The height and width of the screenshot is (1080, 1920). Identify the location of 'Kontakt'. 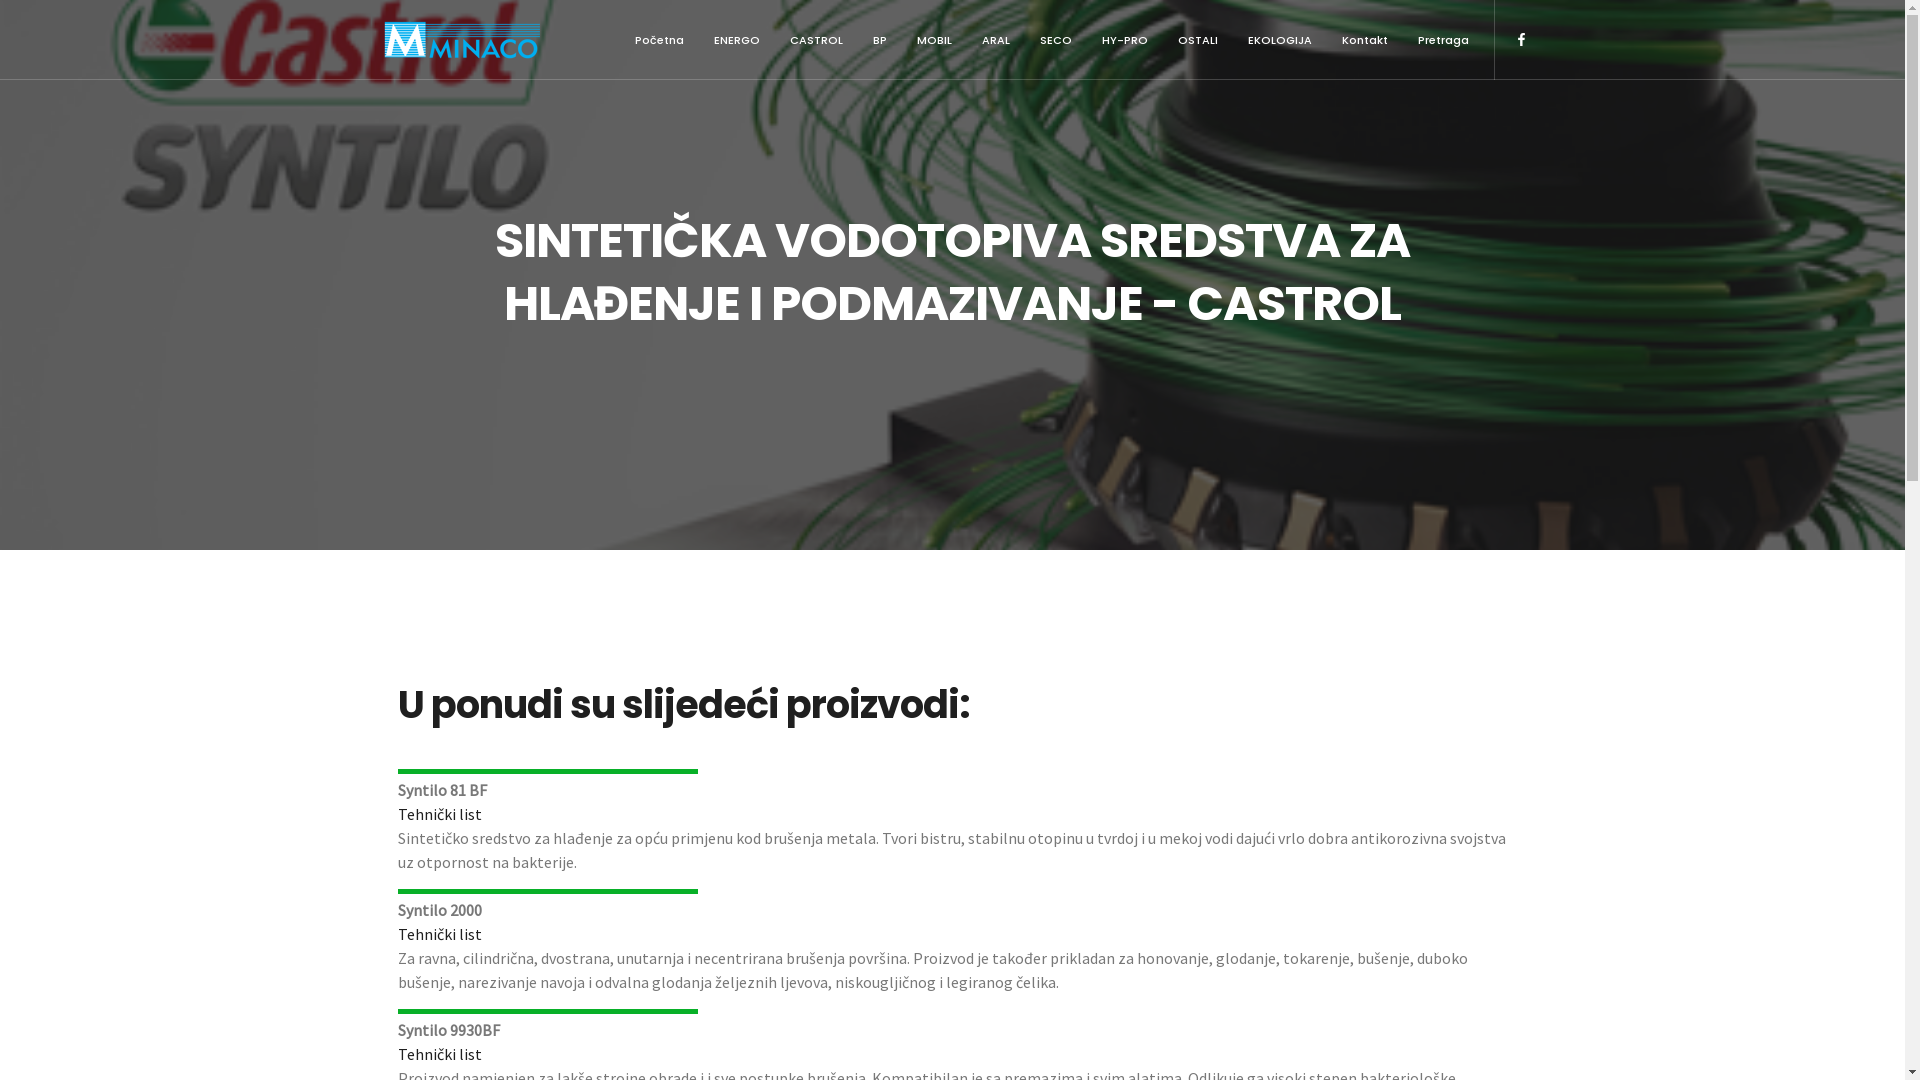
(1362, 39).